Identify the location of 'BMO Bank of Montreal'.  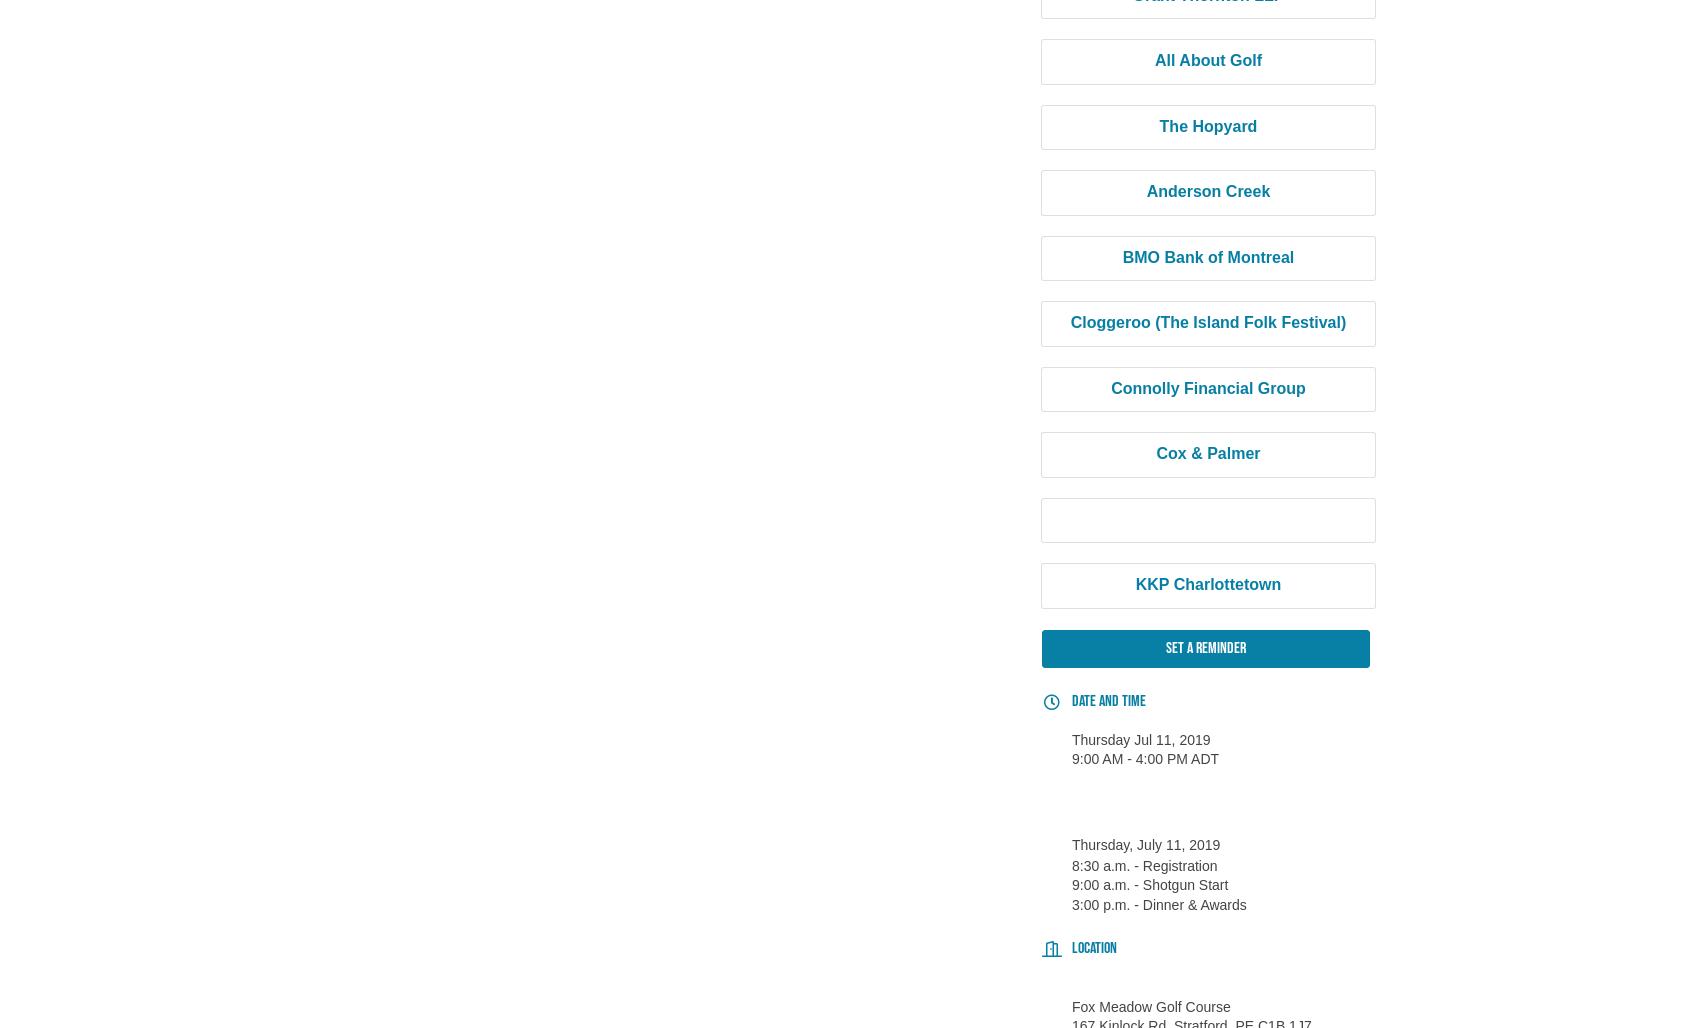
(1207, 255).